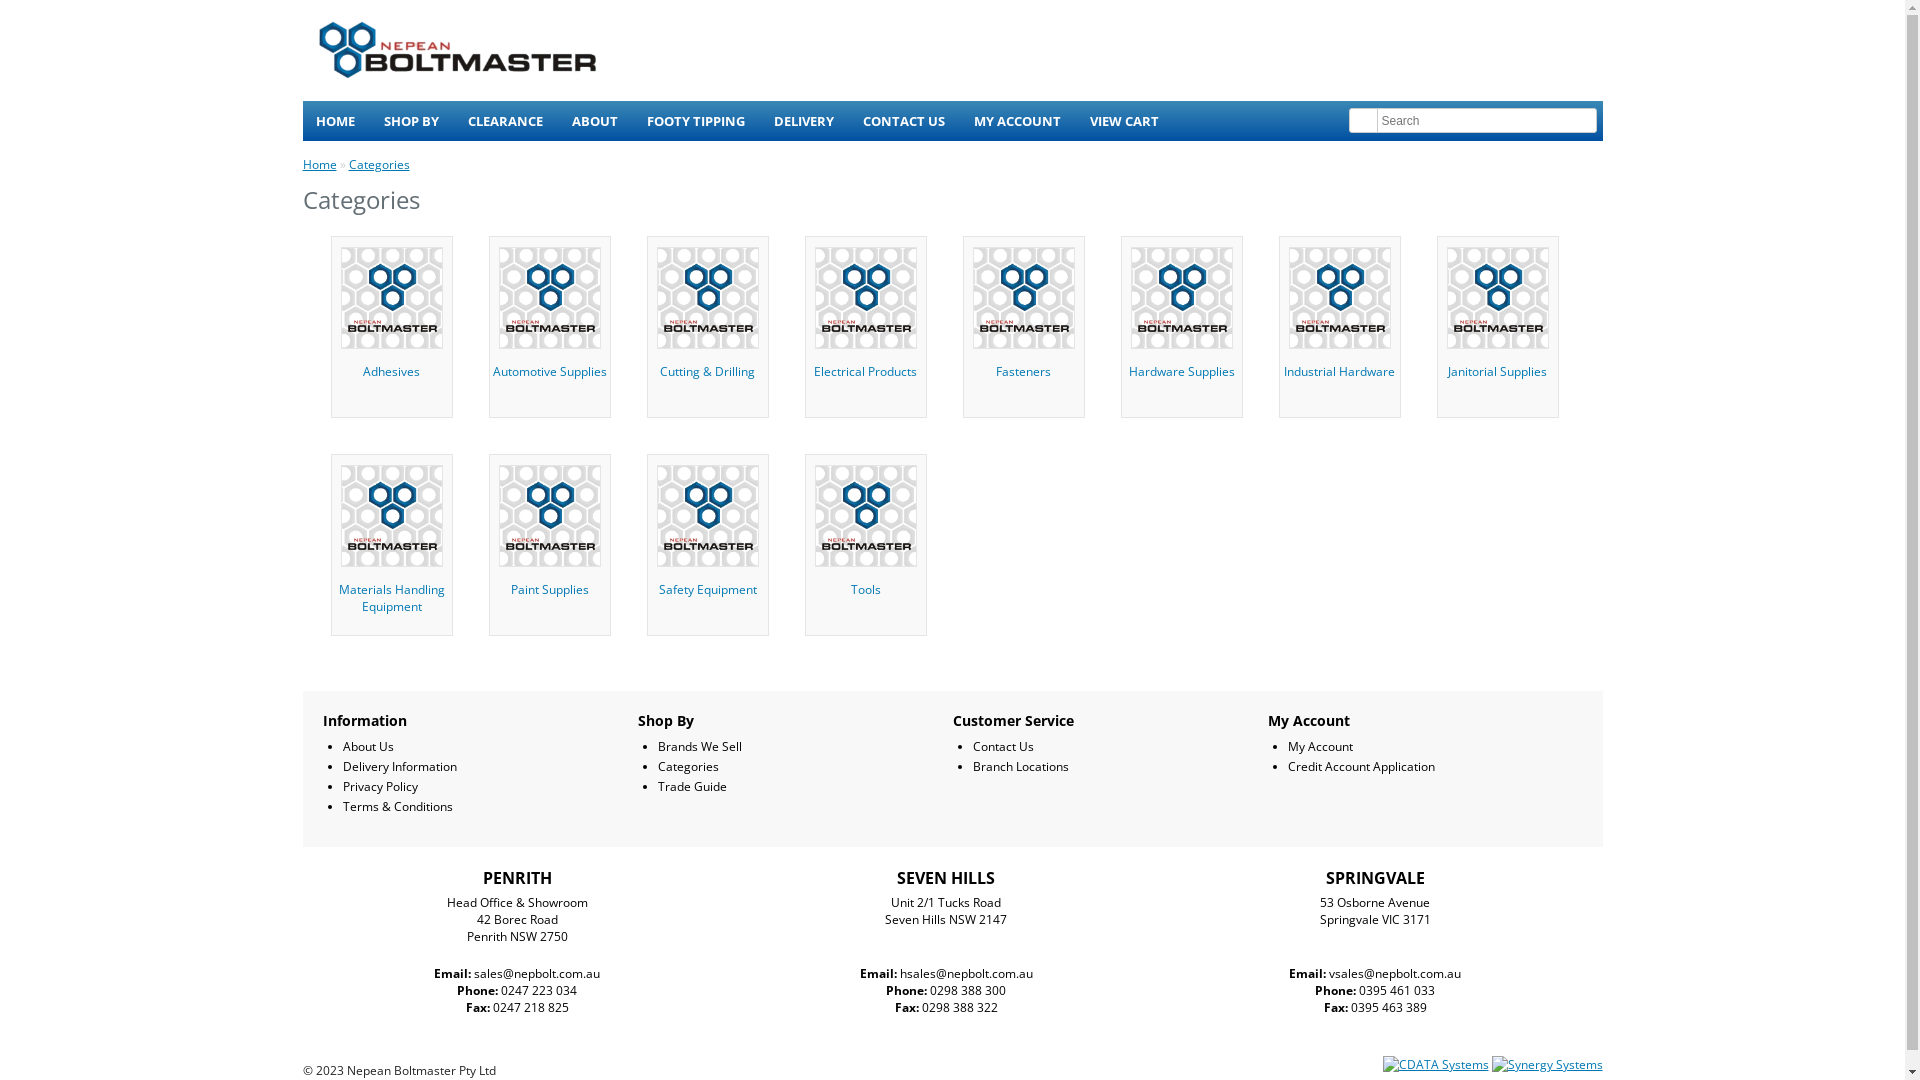 This screenshot has width=1920, height=1080. What do you see at coordinates (1360, 765) in the screenshot?
I see `'Credit Account Application'` at bounding box center [1360, 765].